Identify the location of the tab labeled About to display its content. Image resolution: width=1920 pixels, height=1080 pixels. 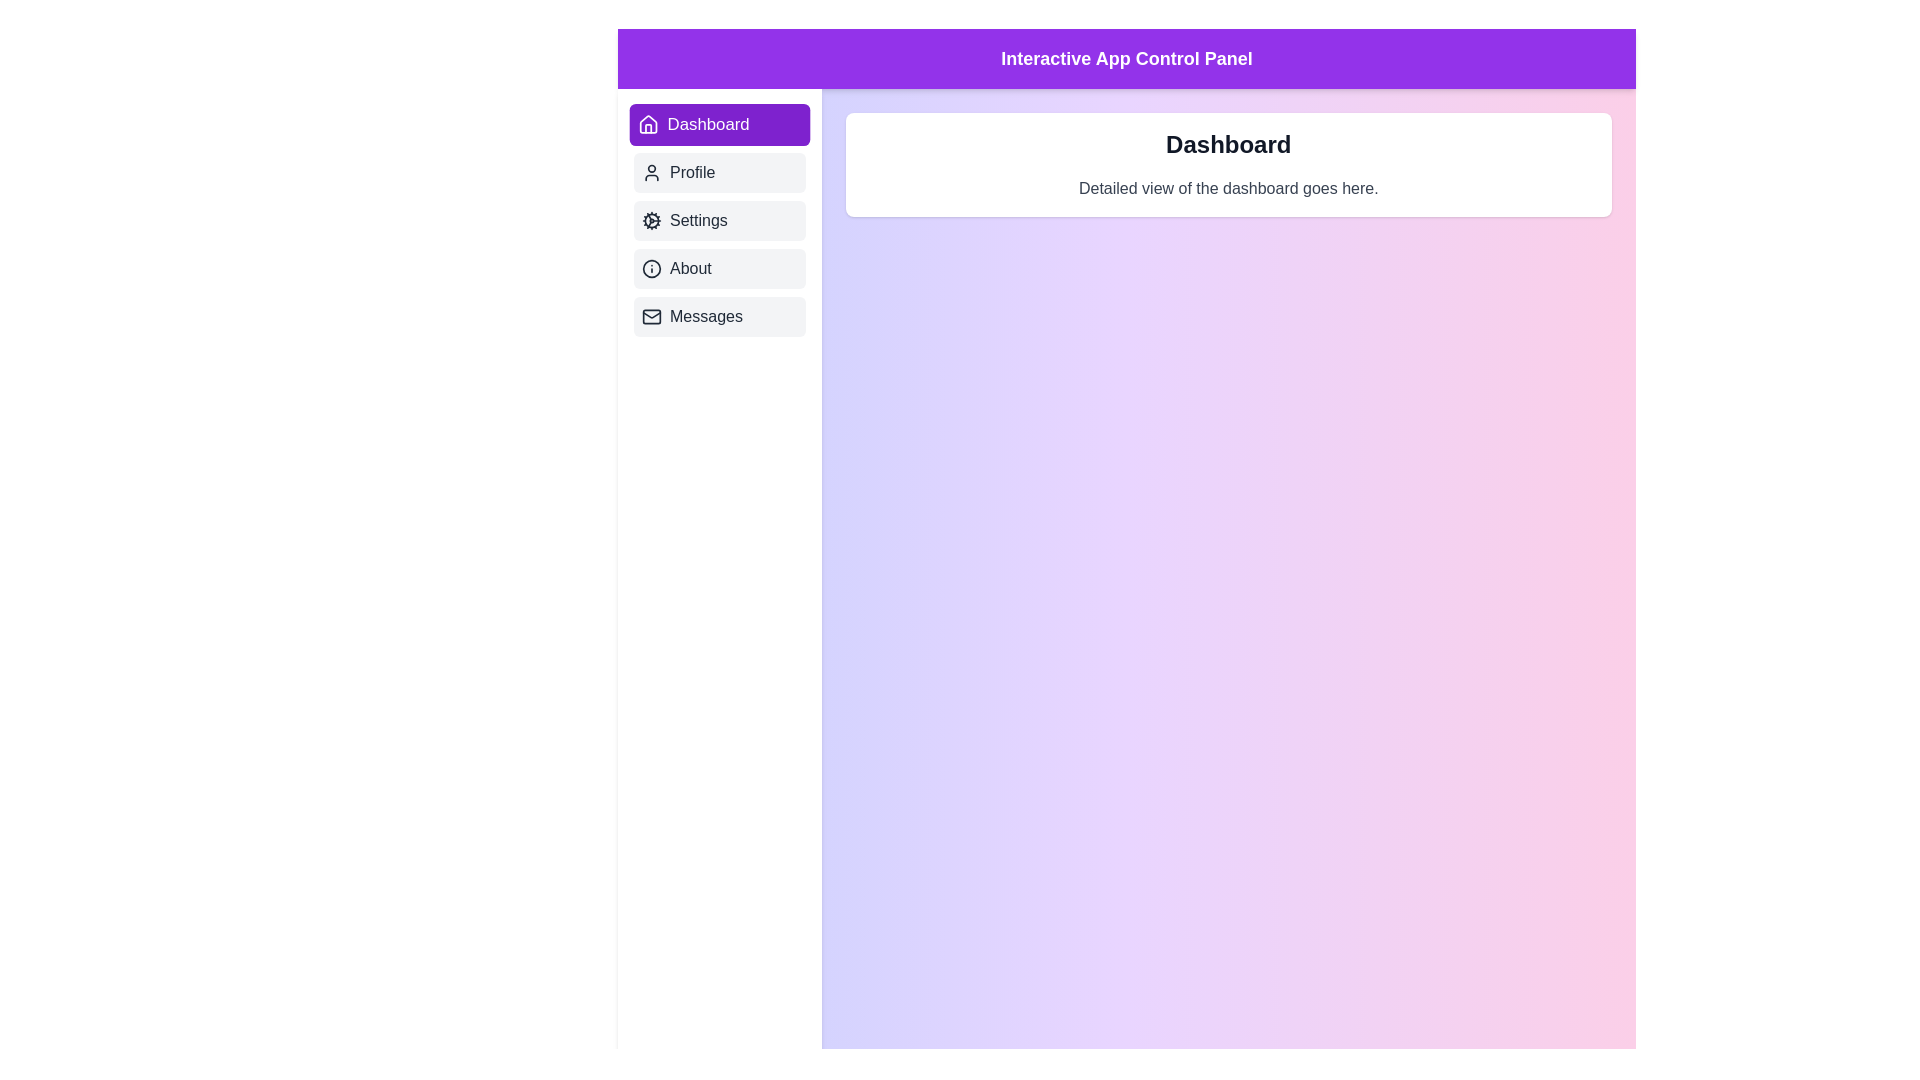
(719, 268).